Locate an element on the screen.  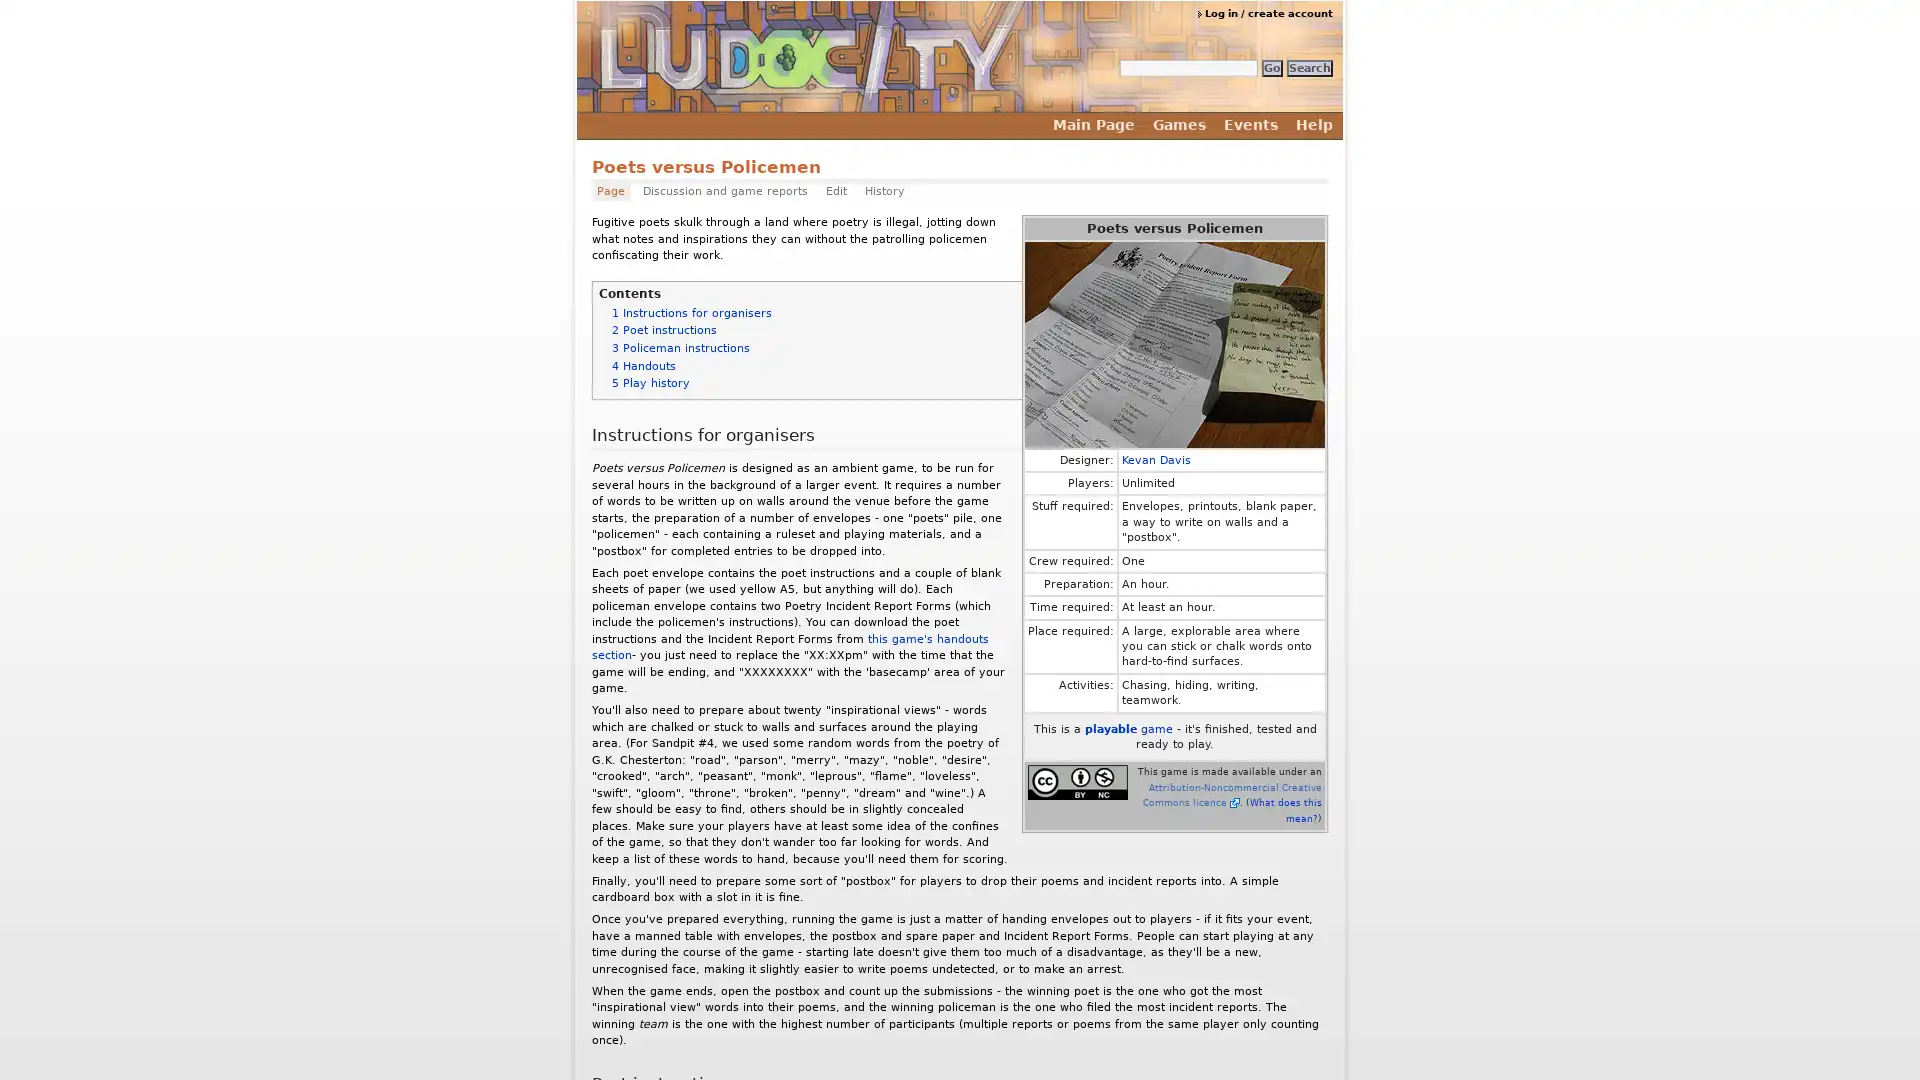
Go is located at coordinates (1271, 67).